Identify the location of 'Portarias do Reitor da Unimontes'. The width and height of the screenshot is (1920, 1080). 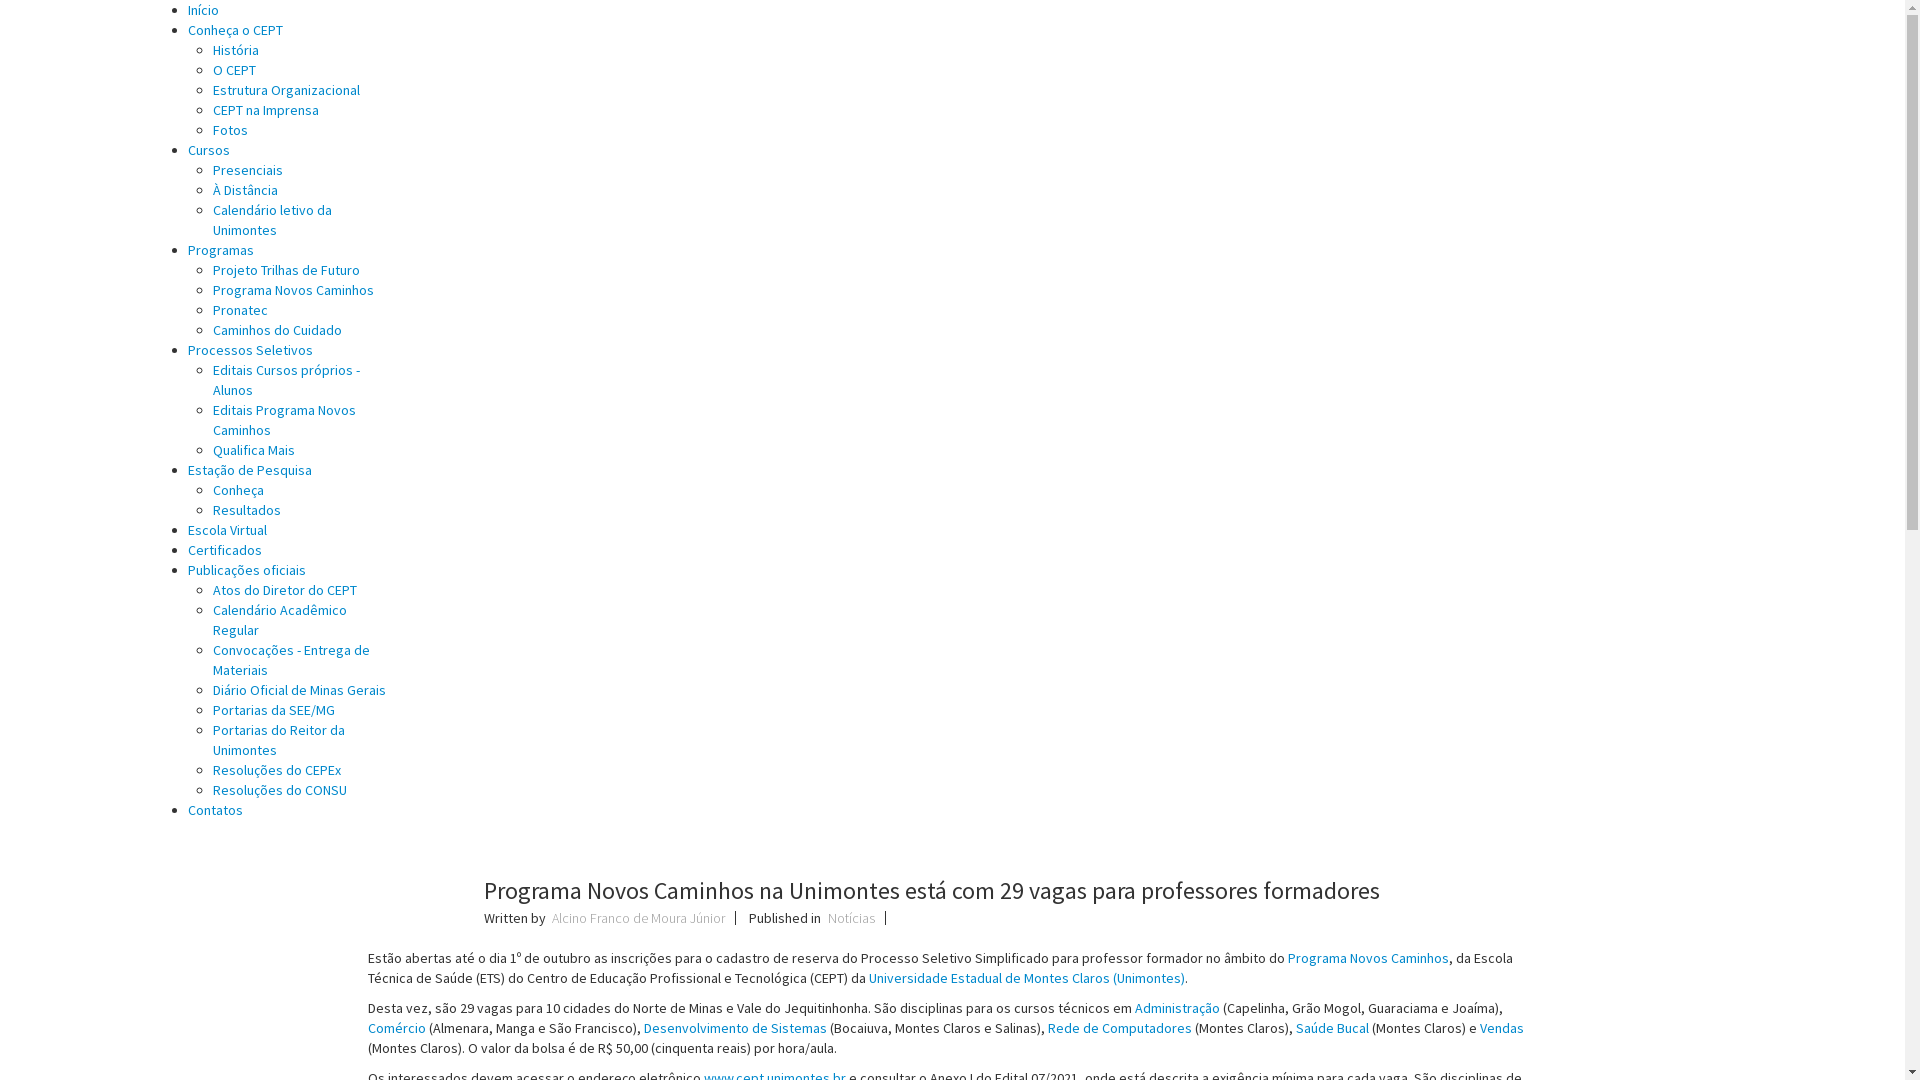
(277, 740).